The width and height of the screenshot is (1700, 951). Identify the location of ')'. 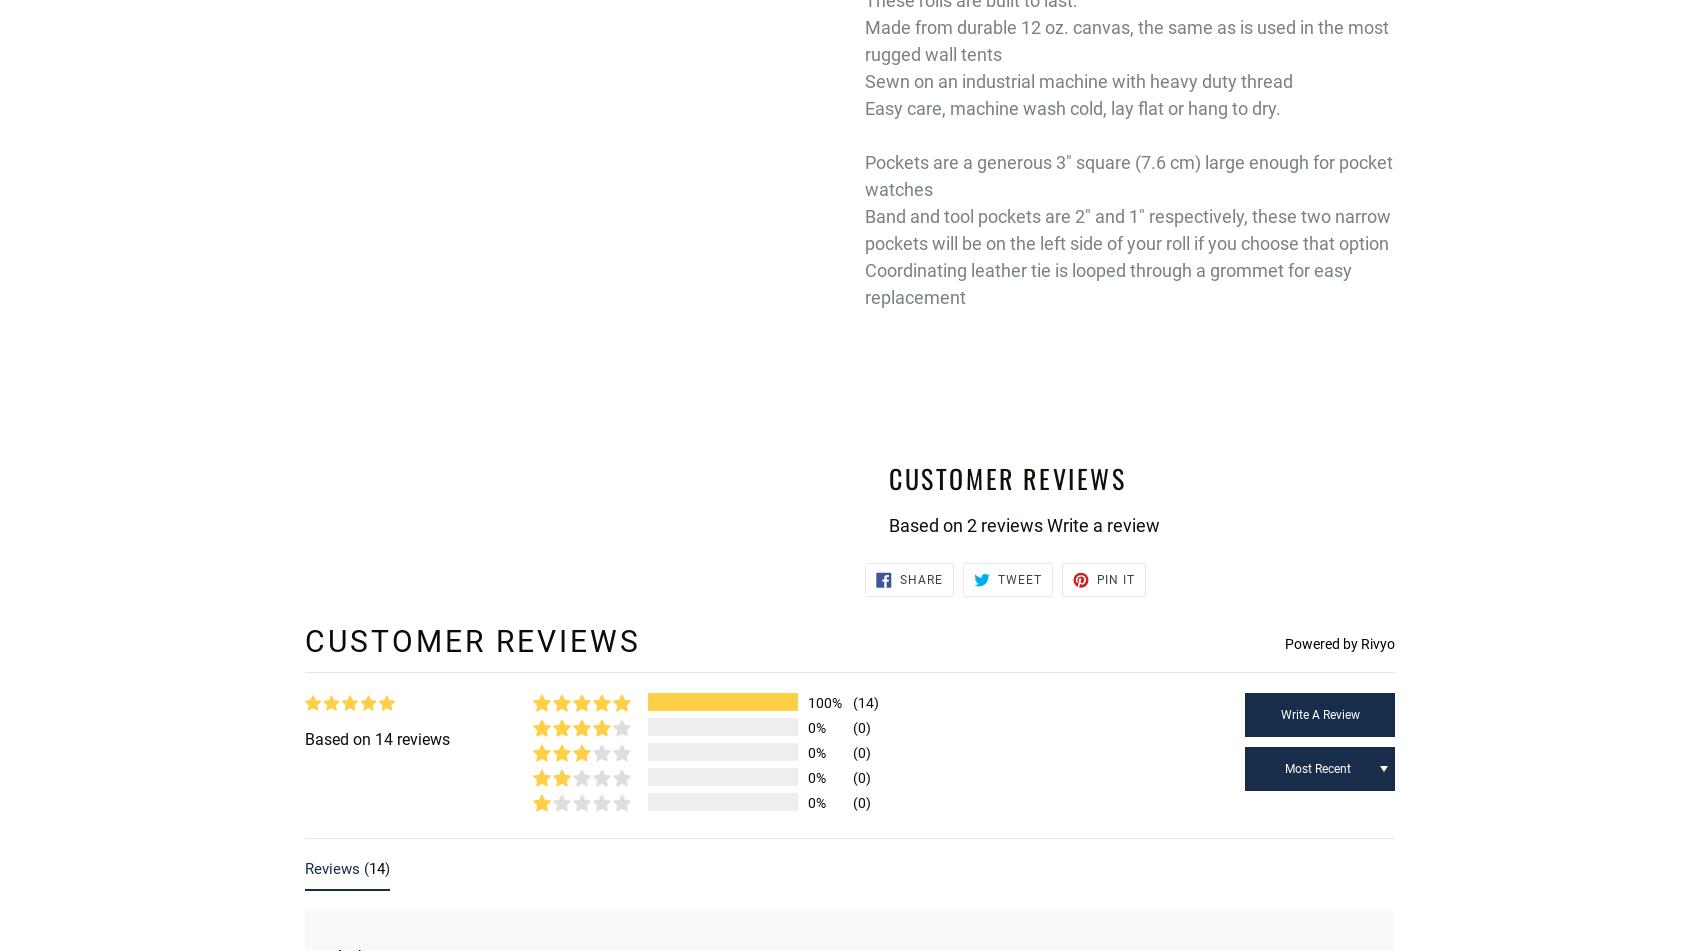
(386, 866).